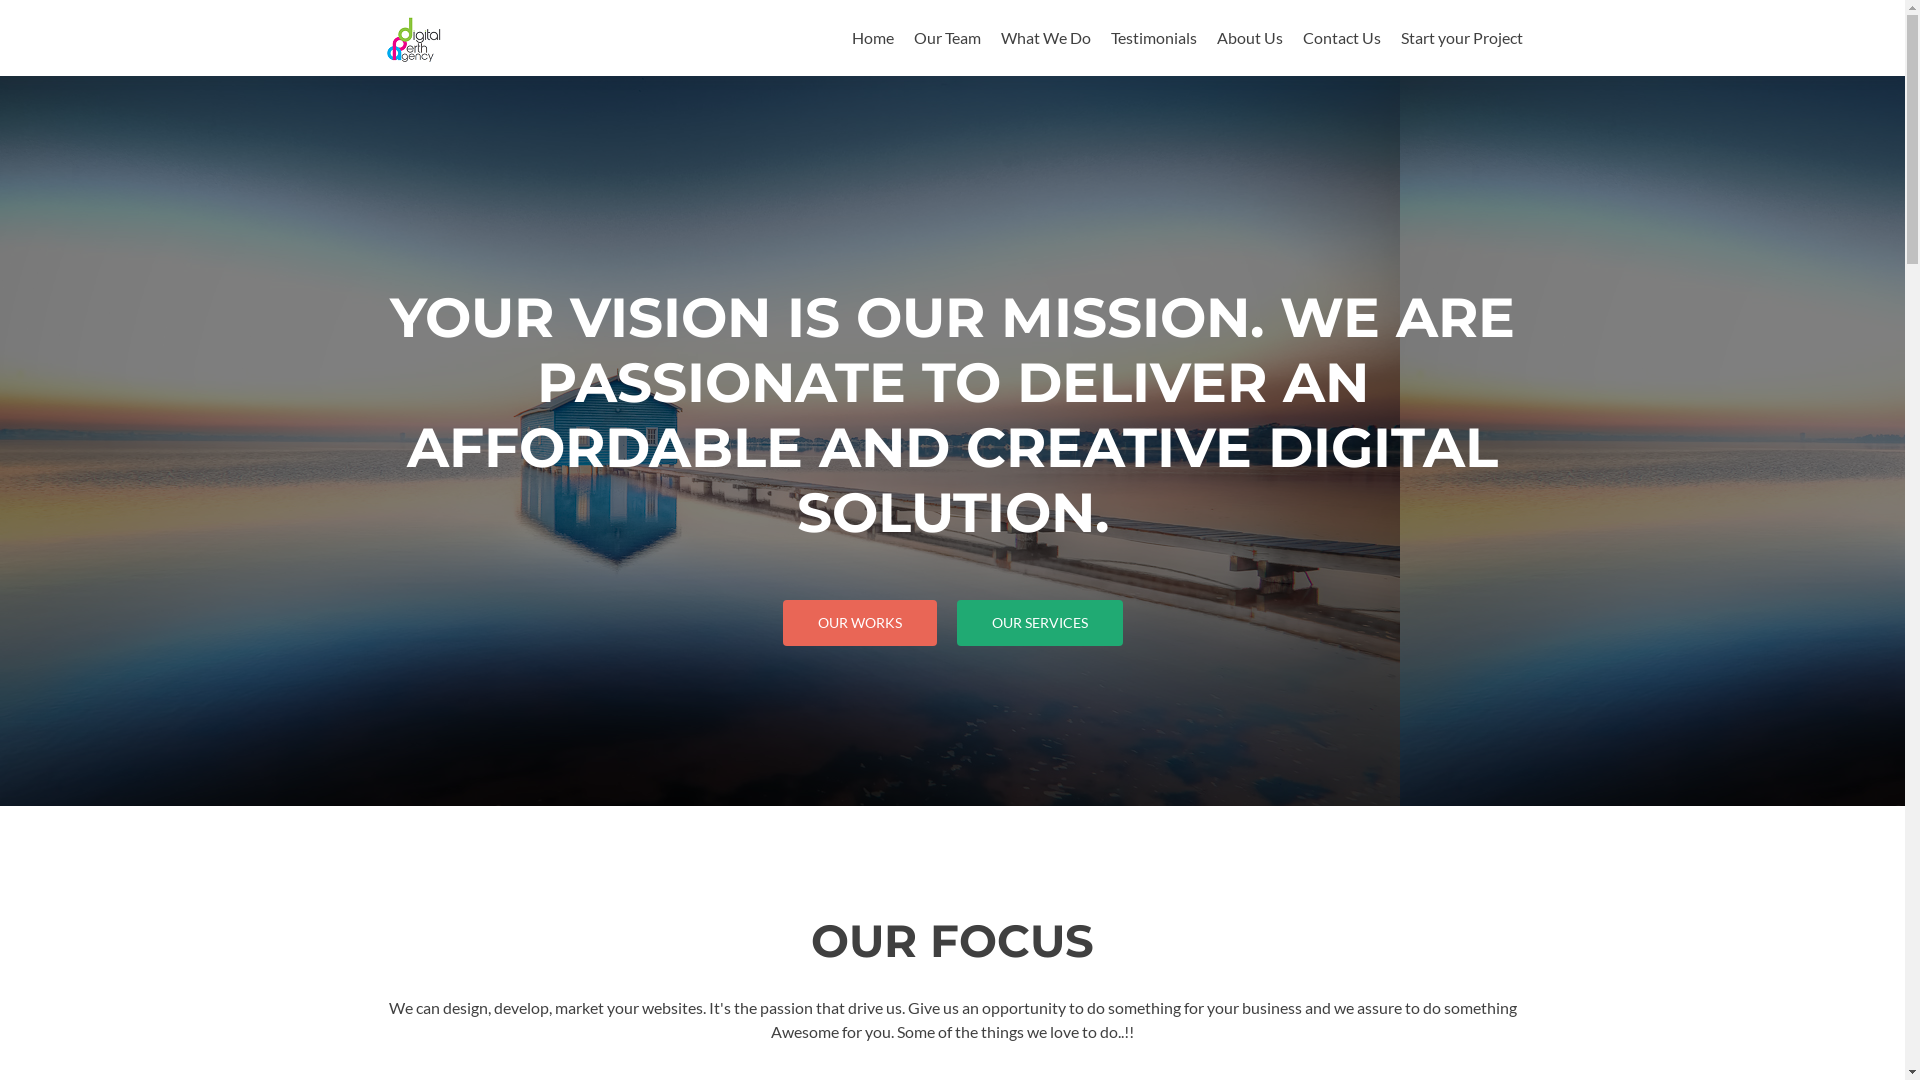  What do you see at coordinates (1460, 37) in the screenshot?
I see `'Start your Project'` at bounding box center [1460, 37].